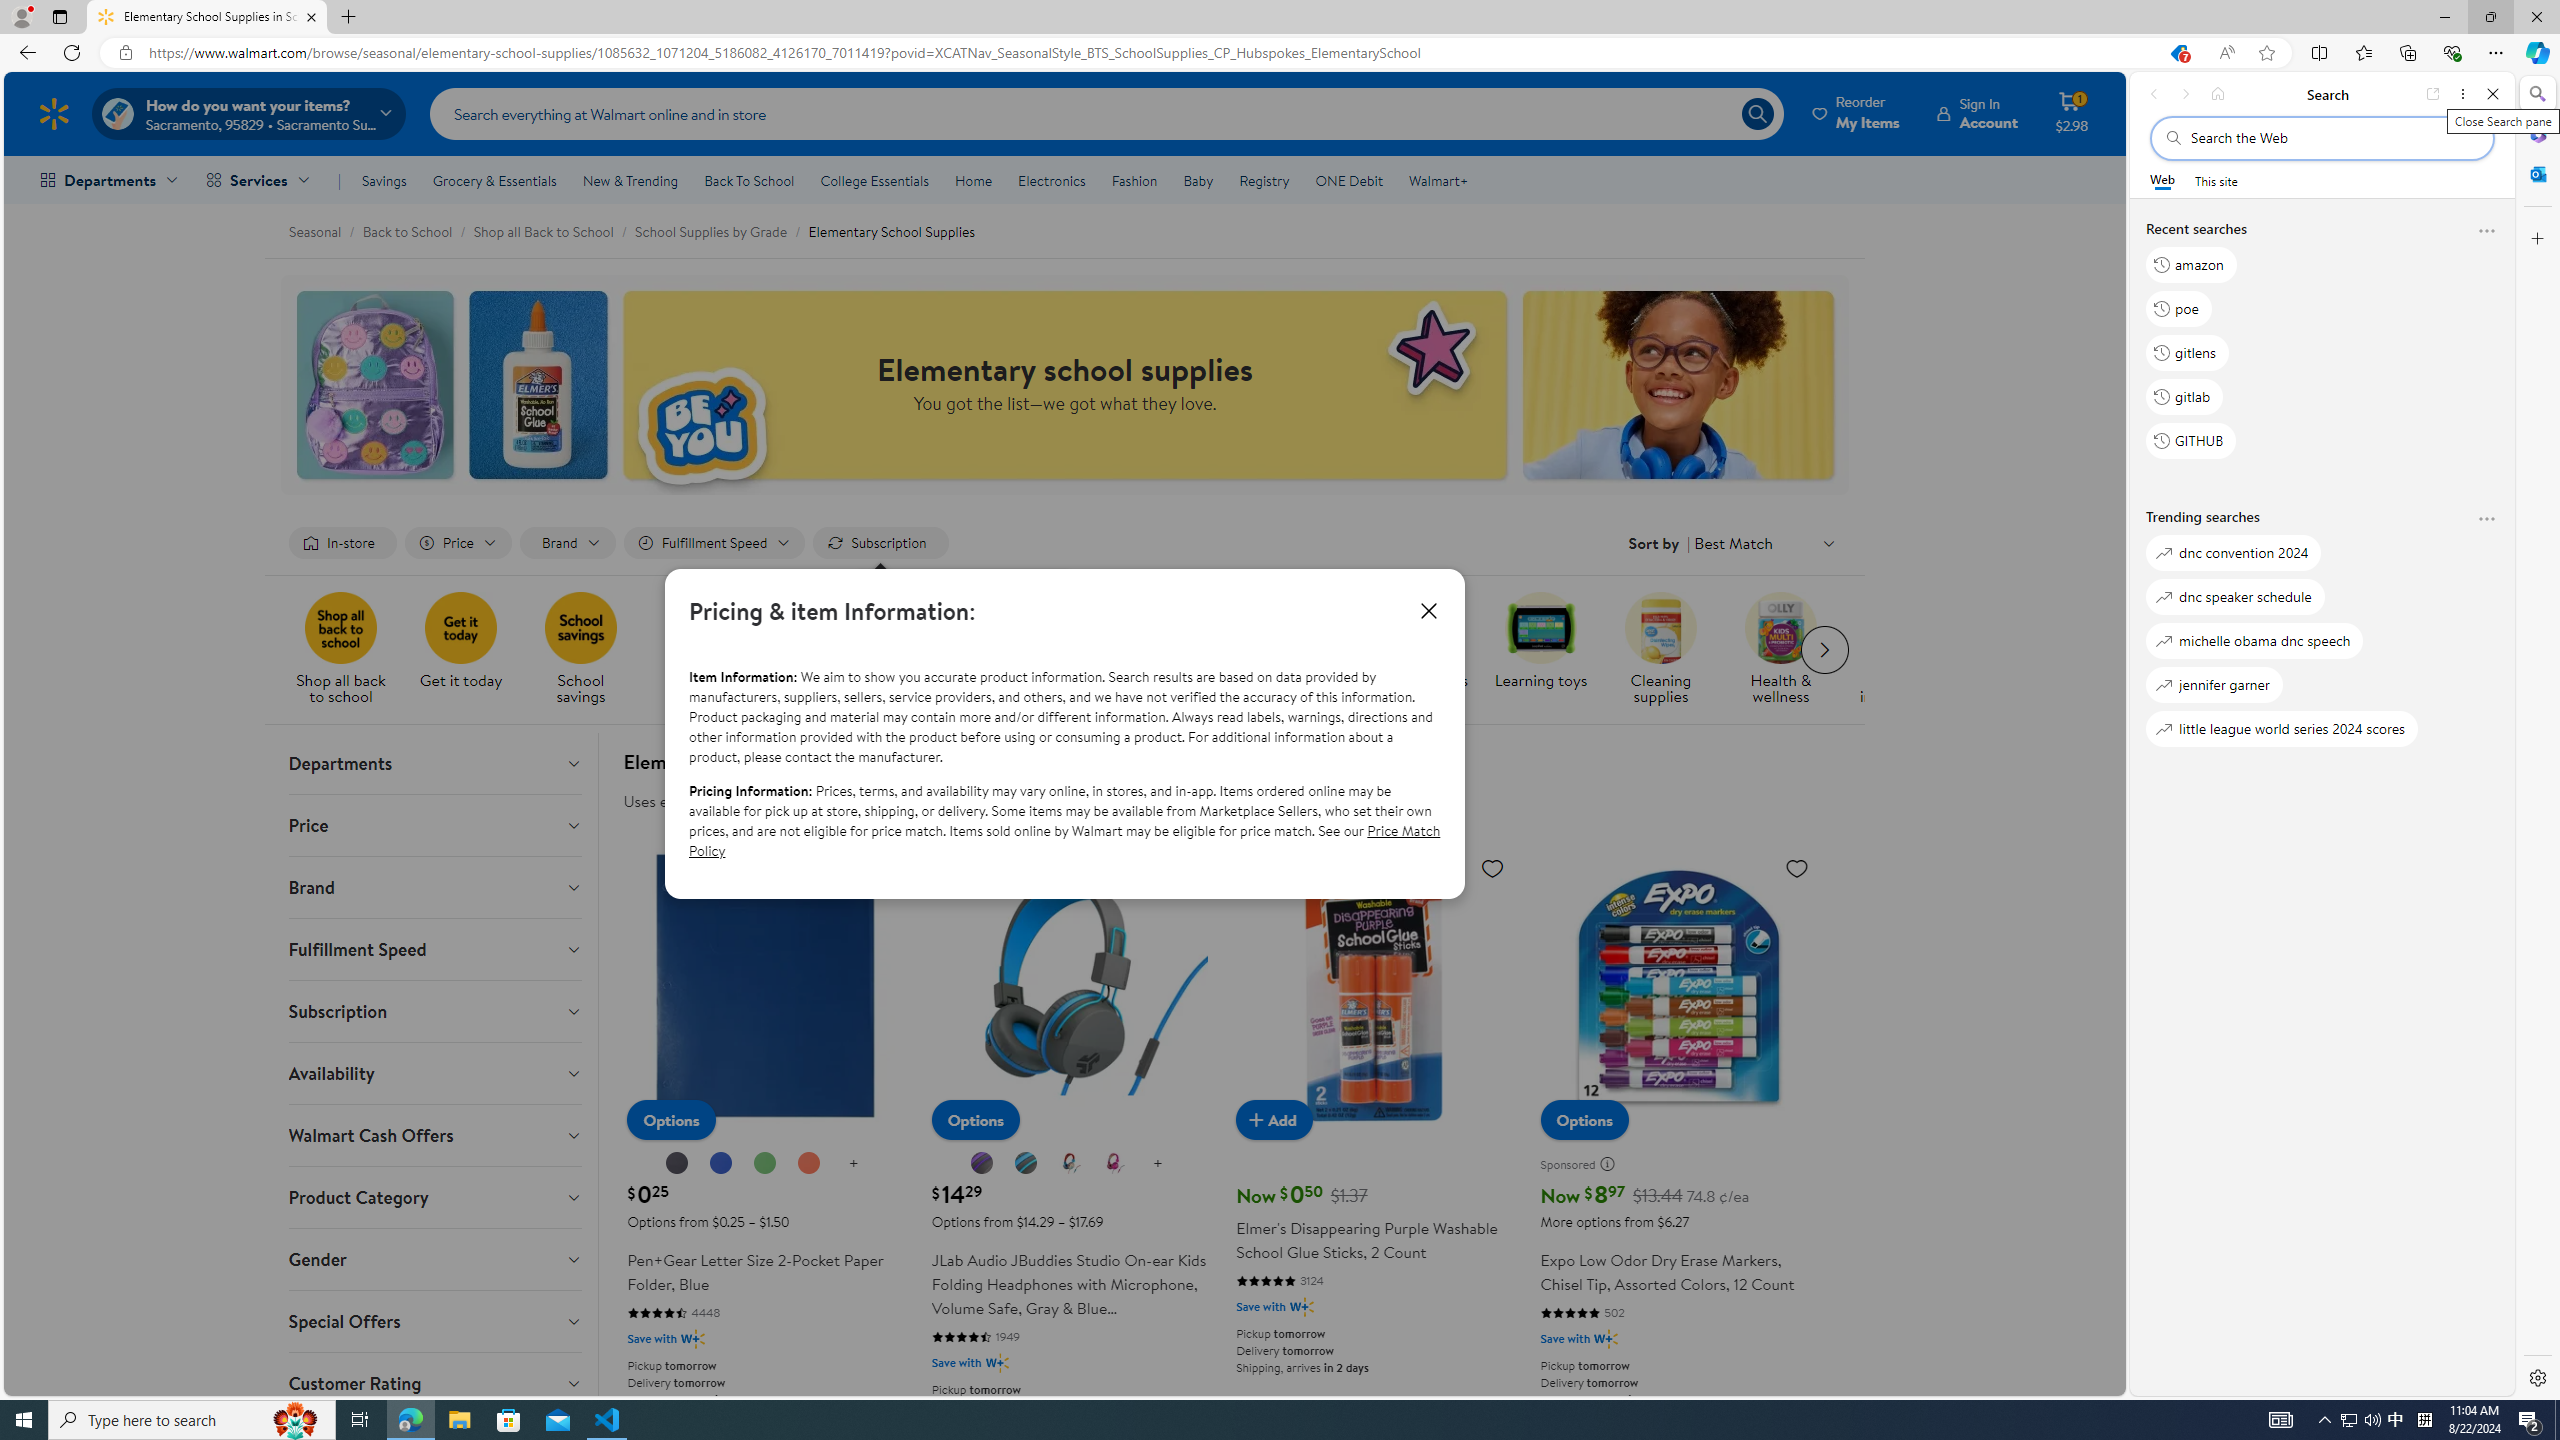 The height and width of the screenshot is (1440, 2560). What do you see at coordinates (2537, 735) in the screenshot?
I see `'Side bar'` at bounding box center [2537, 735].